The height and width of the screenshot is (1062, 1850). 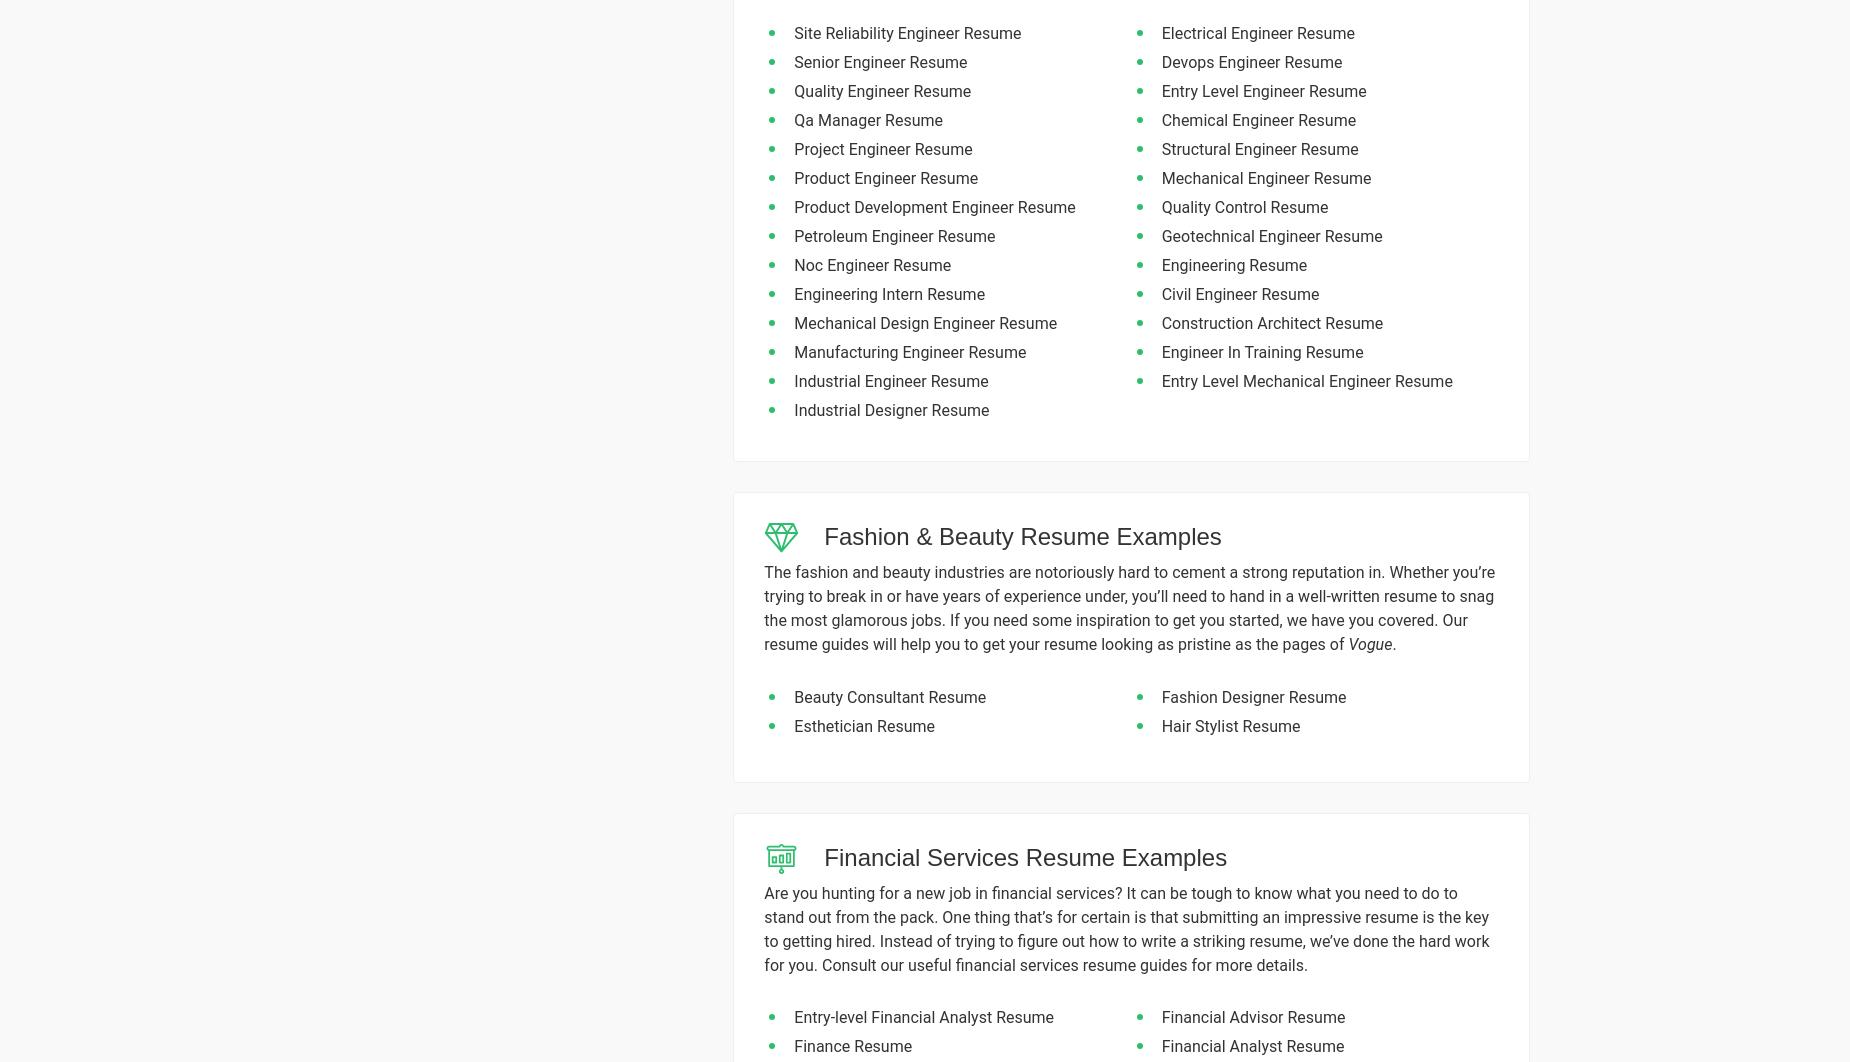 What do you see at coordinates (1125, 927) in the screenshot?
I see `'Are you hunting for a new job in financial services? It can be tough to know what you need to do to stand out from the pack. One thing that’s for certain is that submitting an impressive resume is the key to getting hired. Instead of trying to figure out how to write a striking resume, we’ve done the hard work for you. Consult our useful financial services resume guides for more details.'` at bounding box center [1125, 927].